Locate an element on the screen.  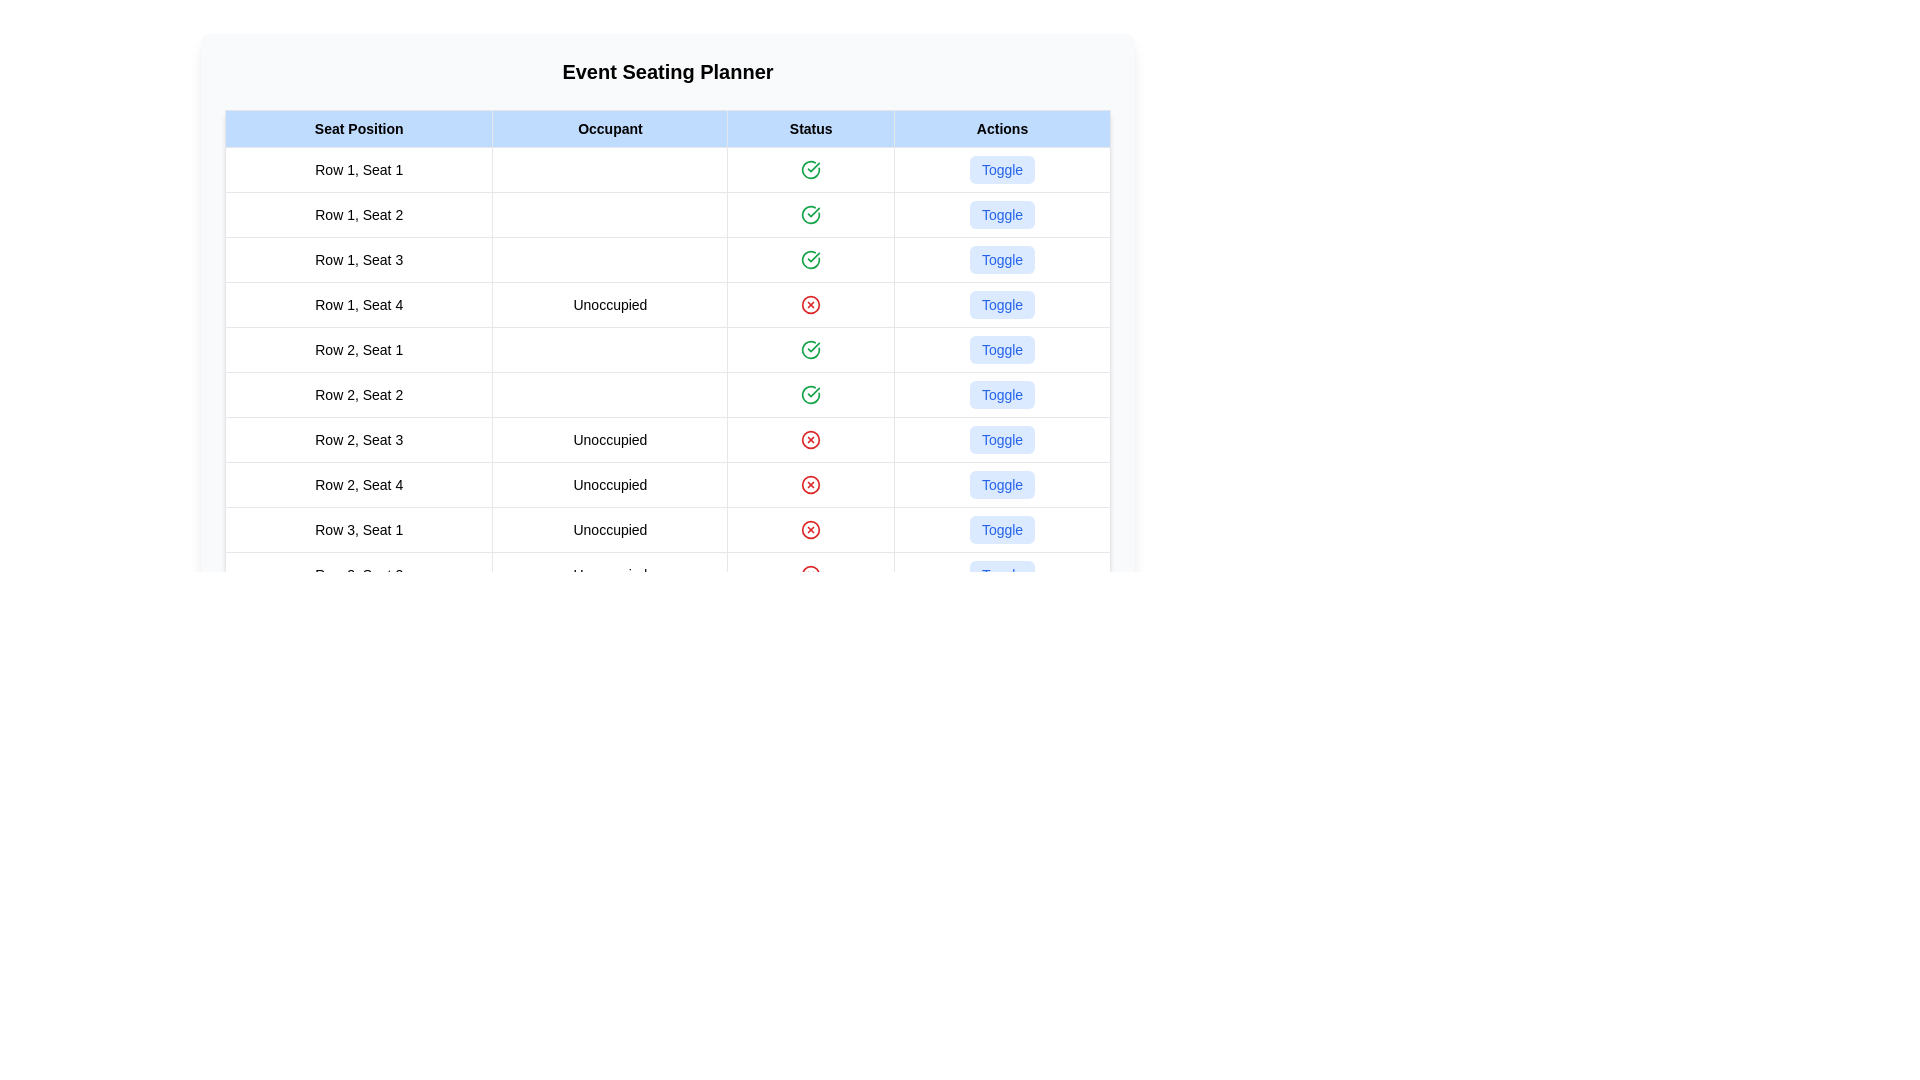
the interactive button in the last cell of 'Row 3, Seat 3' in the 'Actions' column is located at coordinates (1002, 619).